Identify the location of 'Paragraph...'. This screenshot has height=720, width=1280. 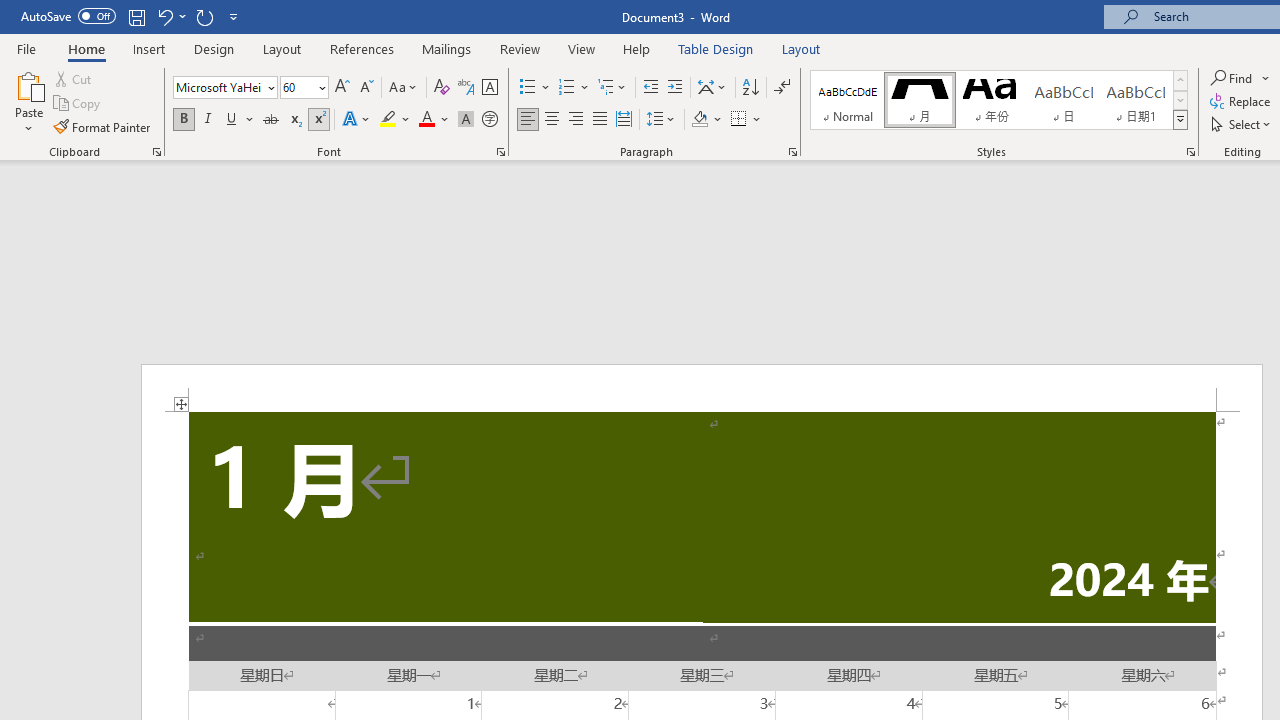
(791, 150).